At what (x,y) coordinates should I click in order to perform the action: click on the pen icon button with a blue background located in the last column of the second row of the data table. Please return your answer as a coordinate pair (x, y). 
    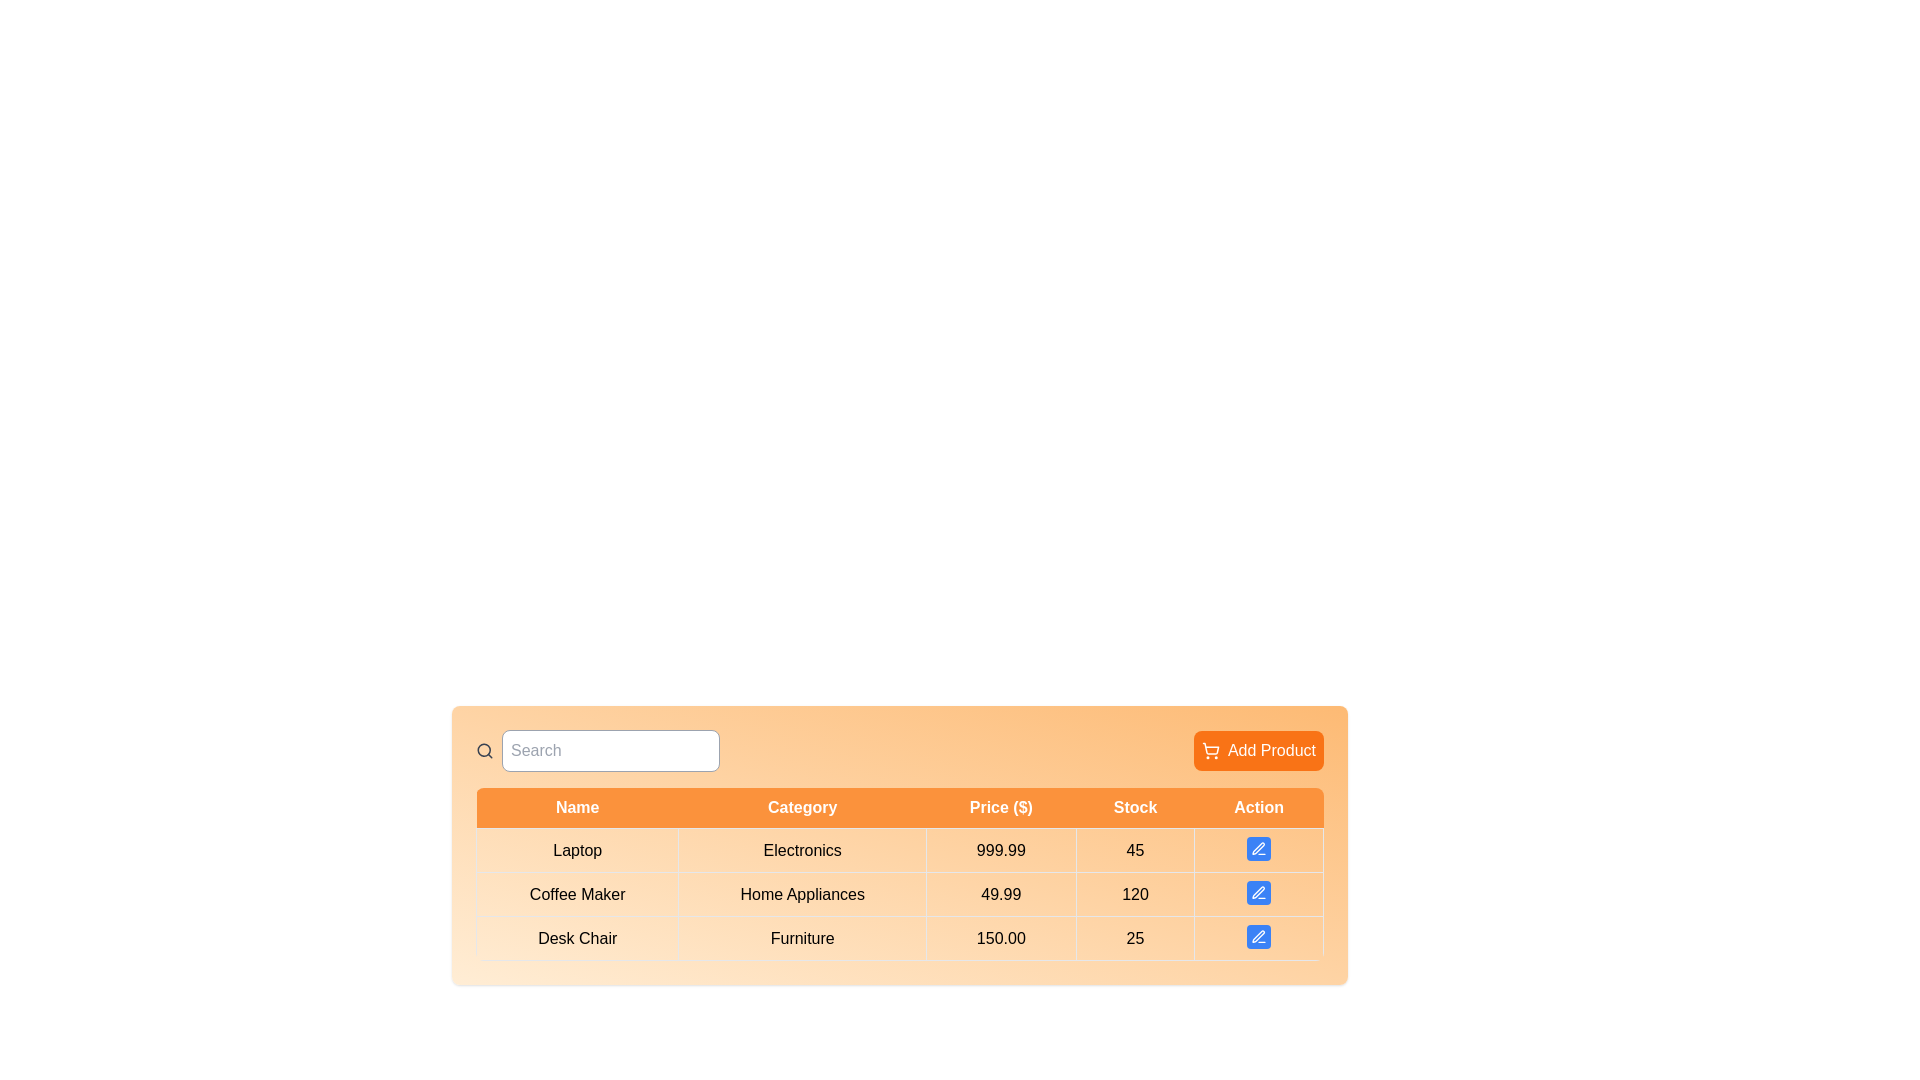
    Looking at the image, I should click on (1258, 892).